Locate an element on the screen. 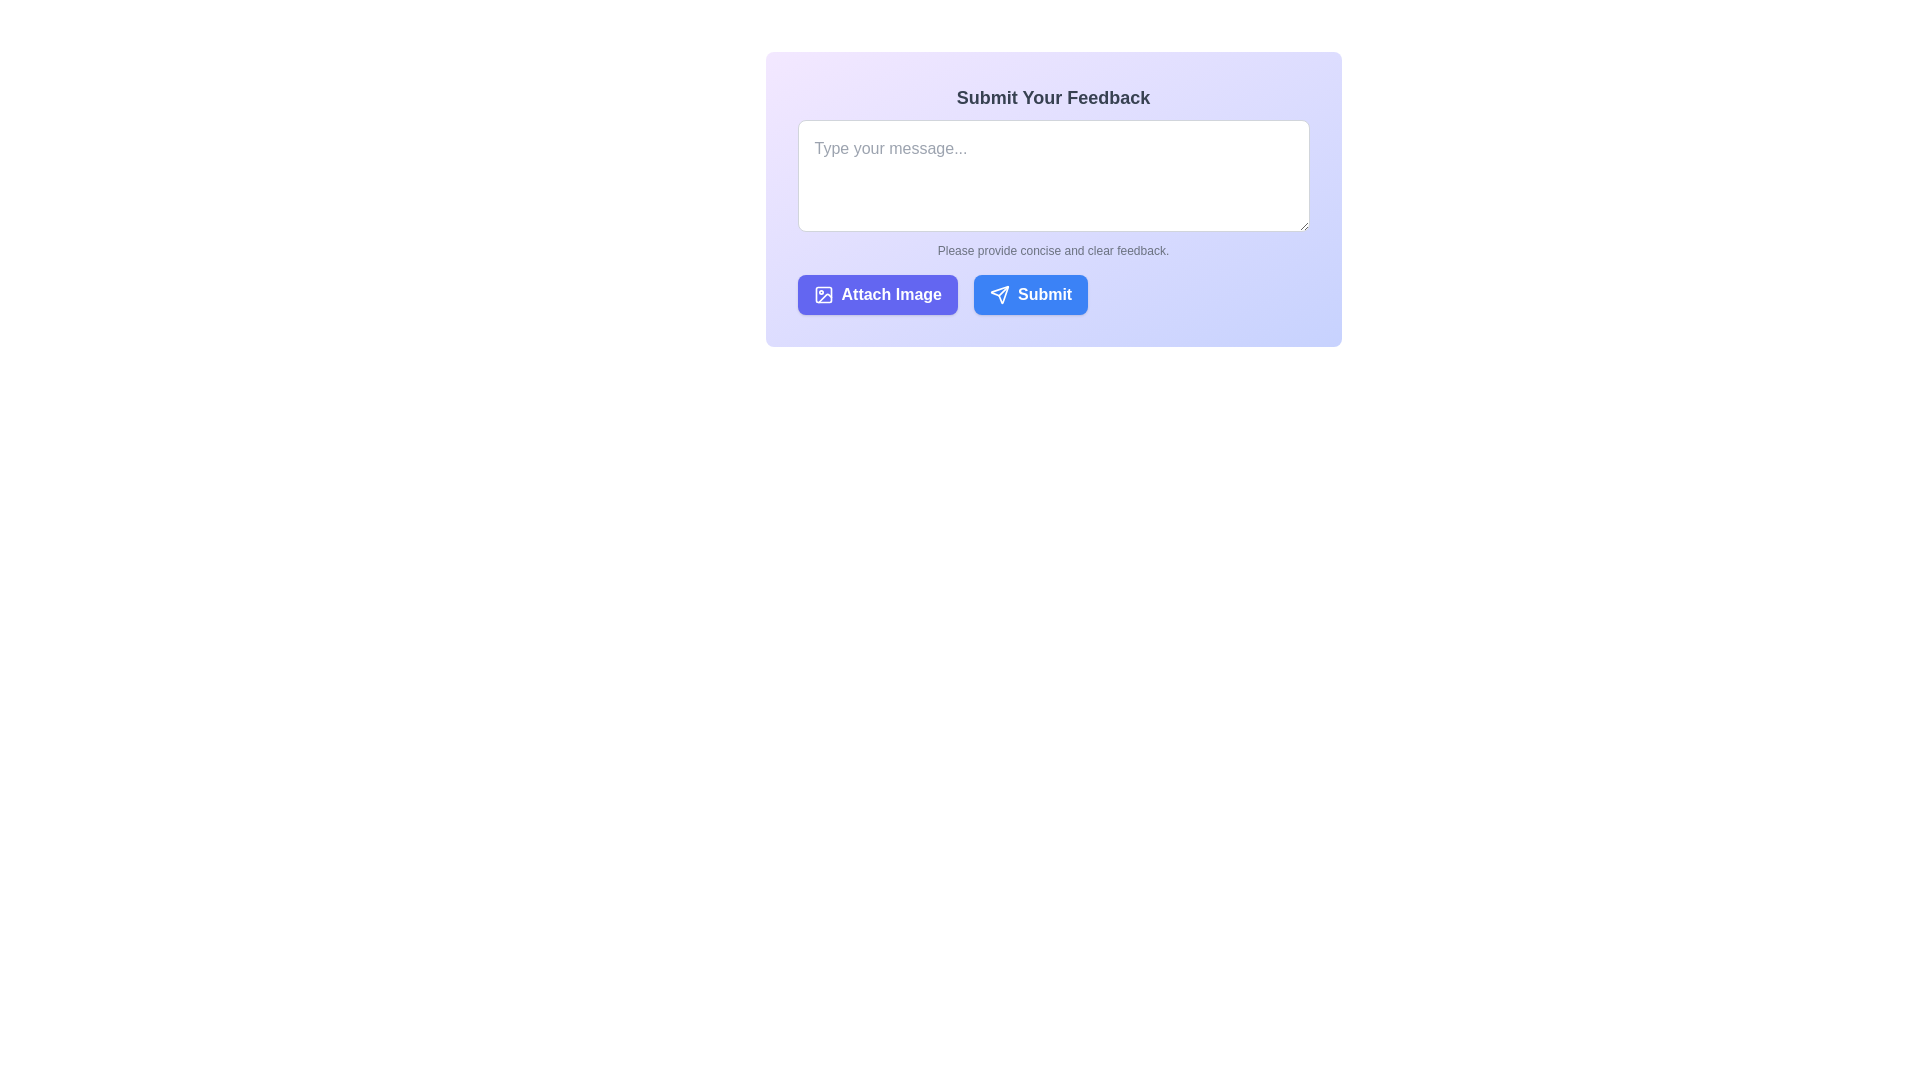  the 'Submit' button, which is the second button with a blue background and a paper airplane icon, located in the 'Submit Your Feedback' section is located at coordinates (1031, 294).